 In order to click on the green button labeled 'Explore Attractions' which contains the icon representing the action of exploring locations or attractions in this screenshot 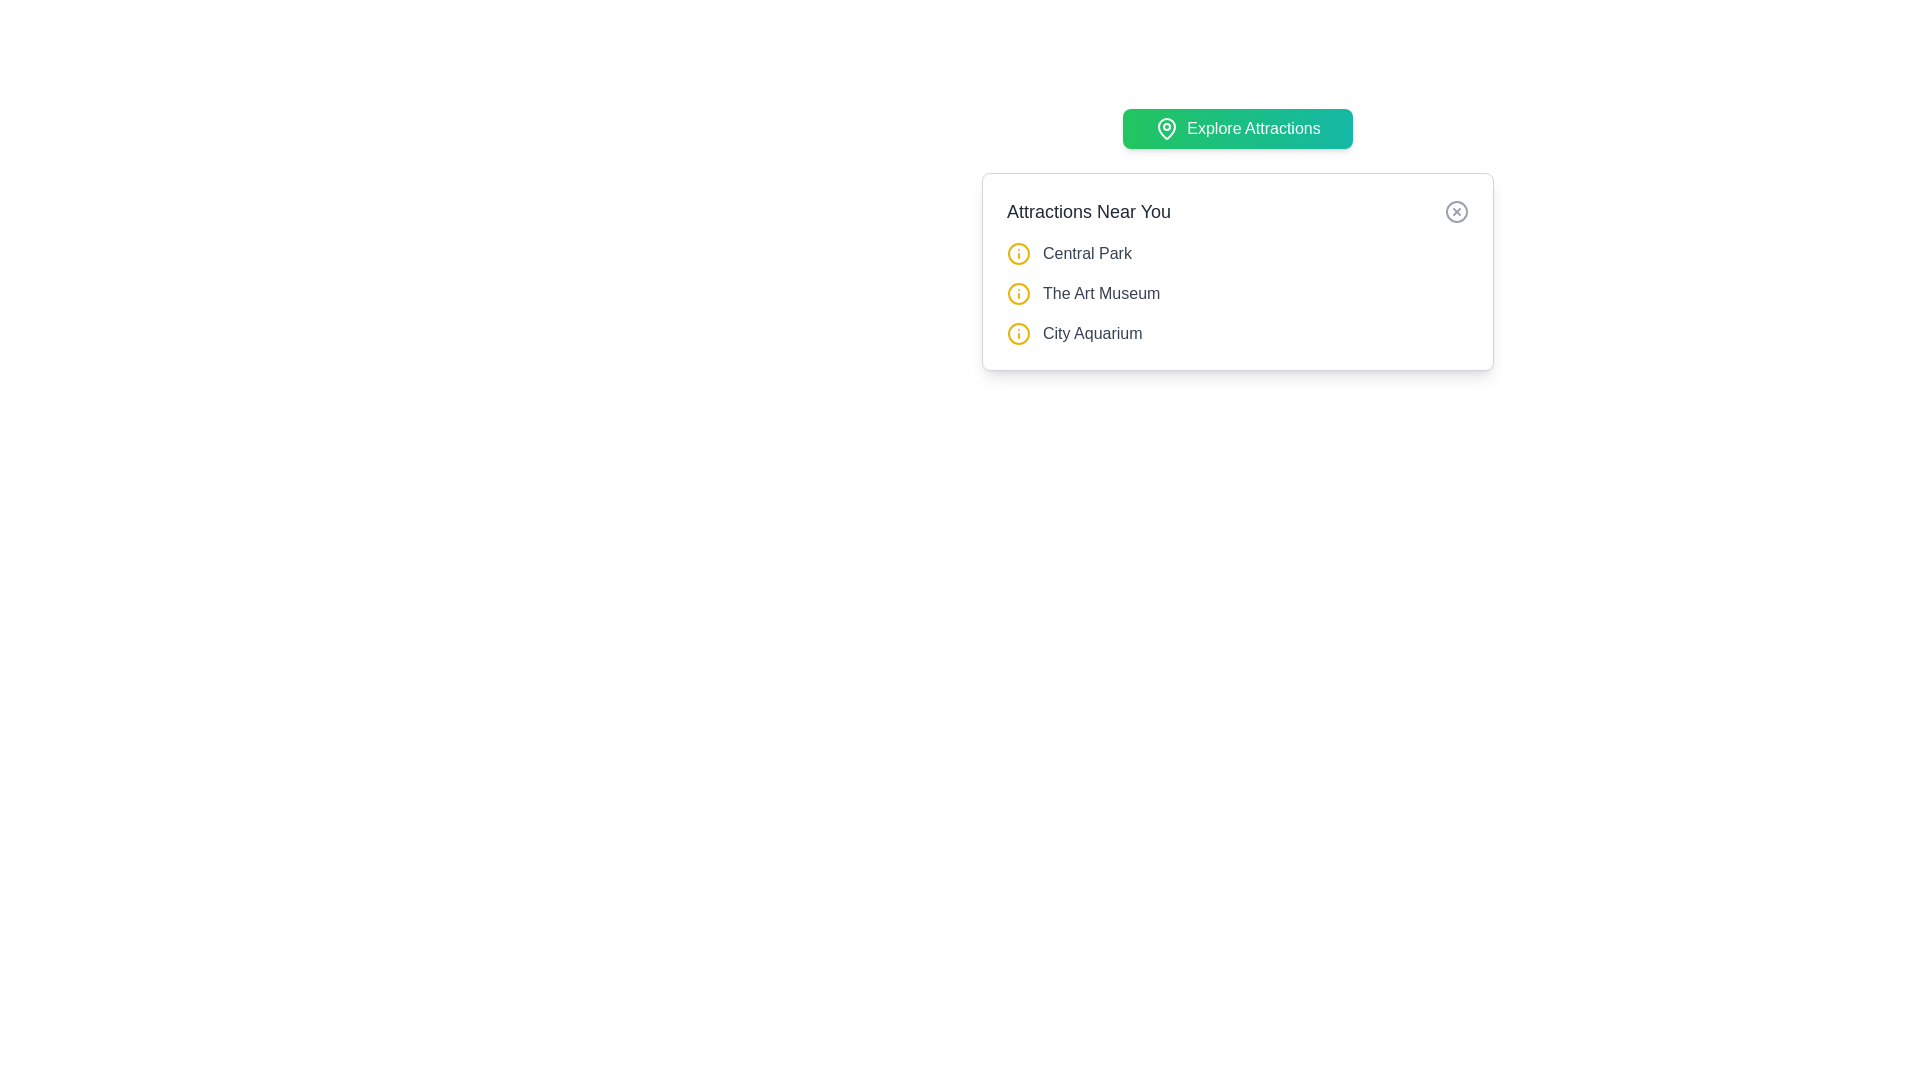, I will do `click(1167, 128)`.